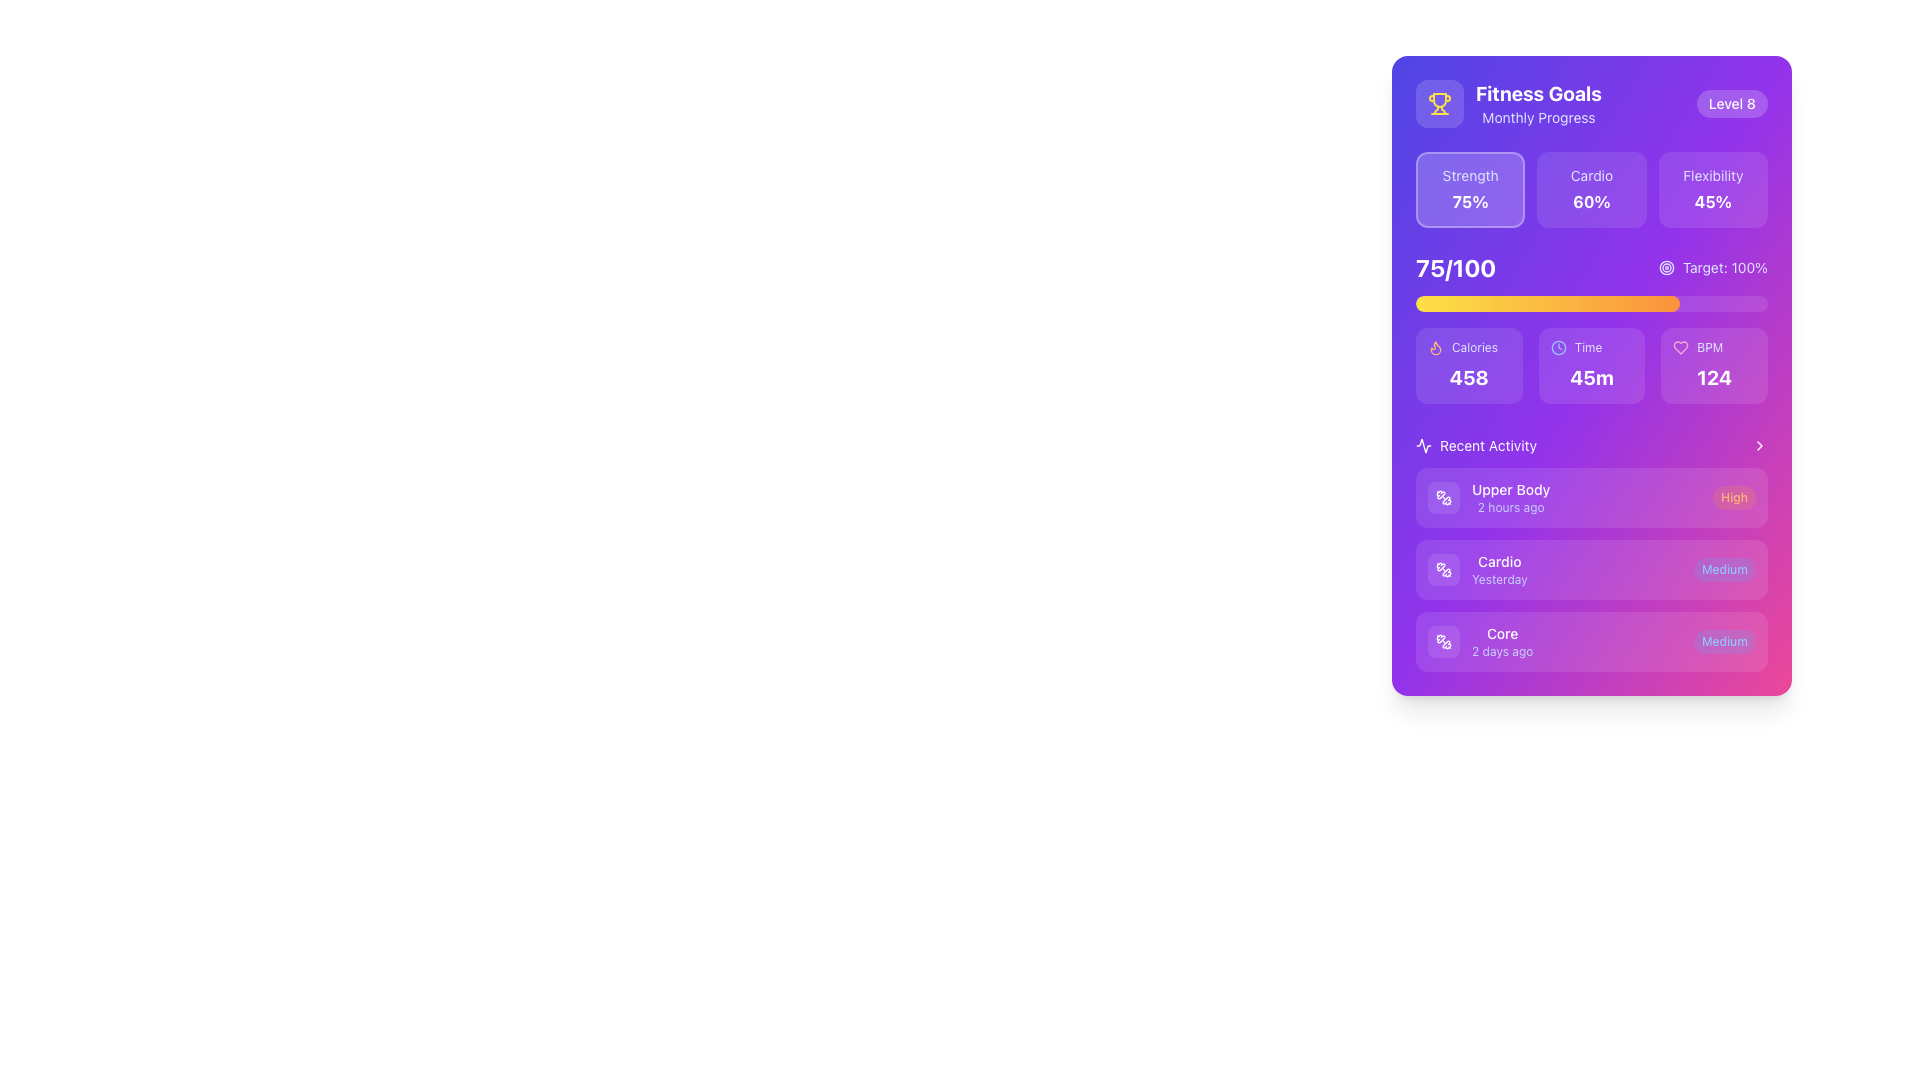  What do you see at coordinates (1587, 346) in the screenshot?
I see `the Static Text Label that clarifies the meaning of the numerical '45m', located next to the clock icon in the middle section of the vertical layout` at bounding box center [1587, 346].